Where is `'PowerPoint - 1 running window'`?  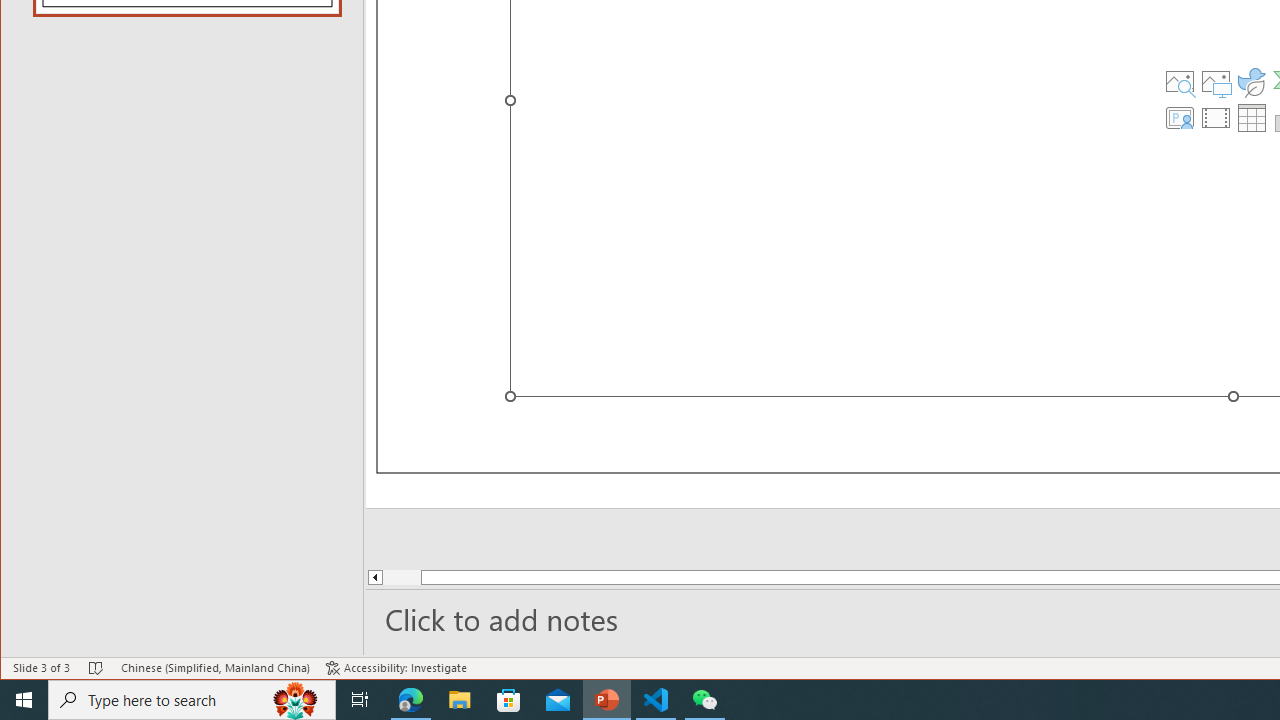 'PowerPoint - 1 running window' is located at coordinates (606, 698).